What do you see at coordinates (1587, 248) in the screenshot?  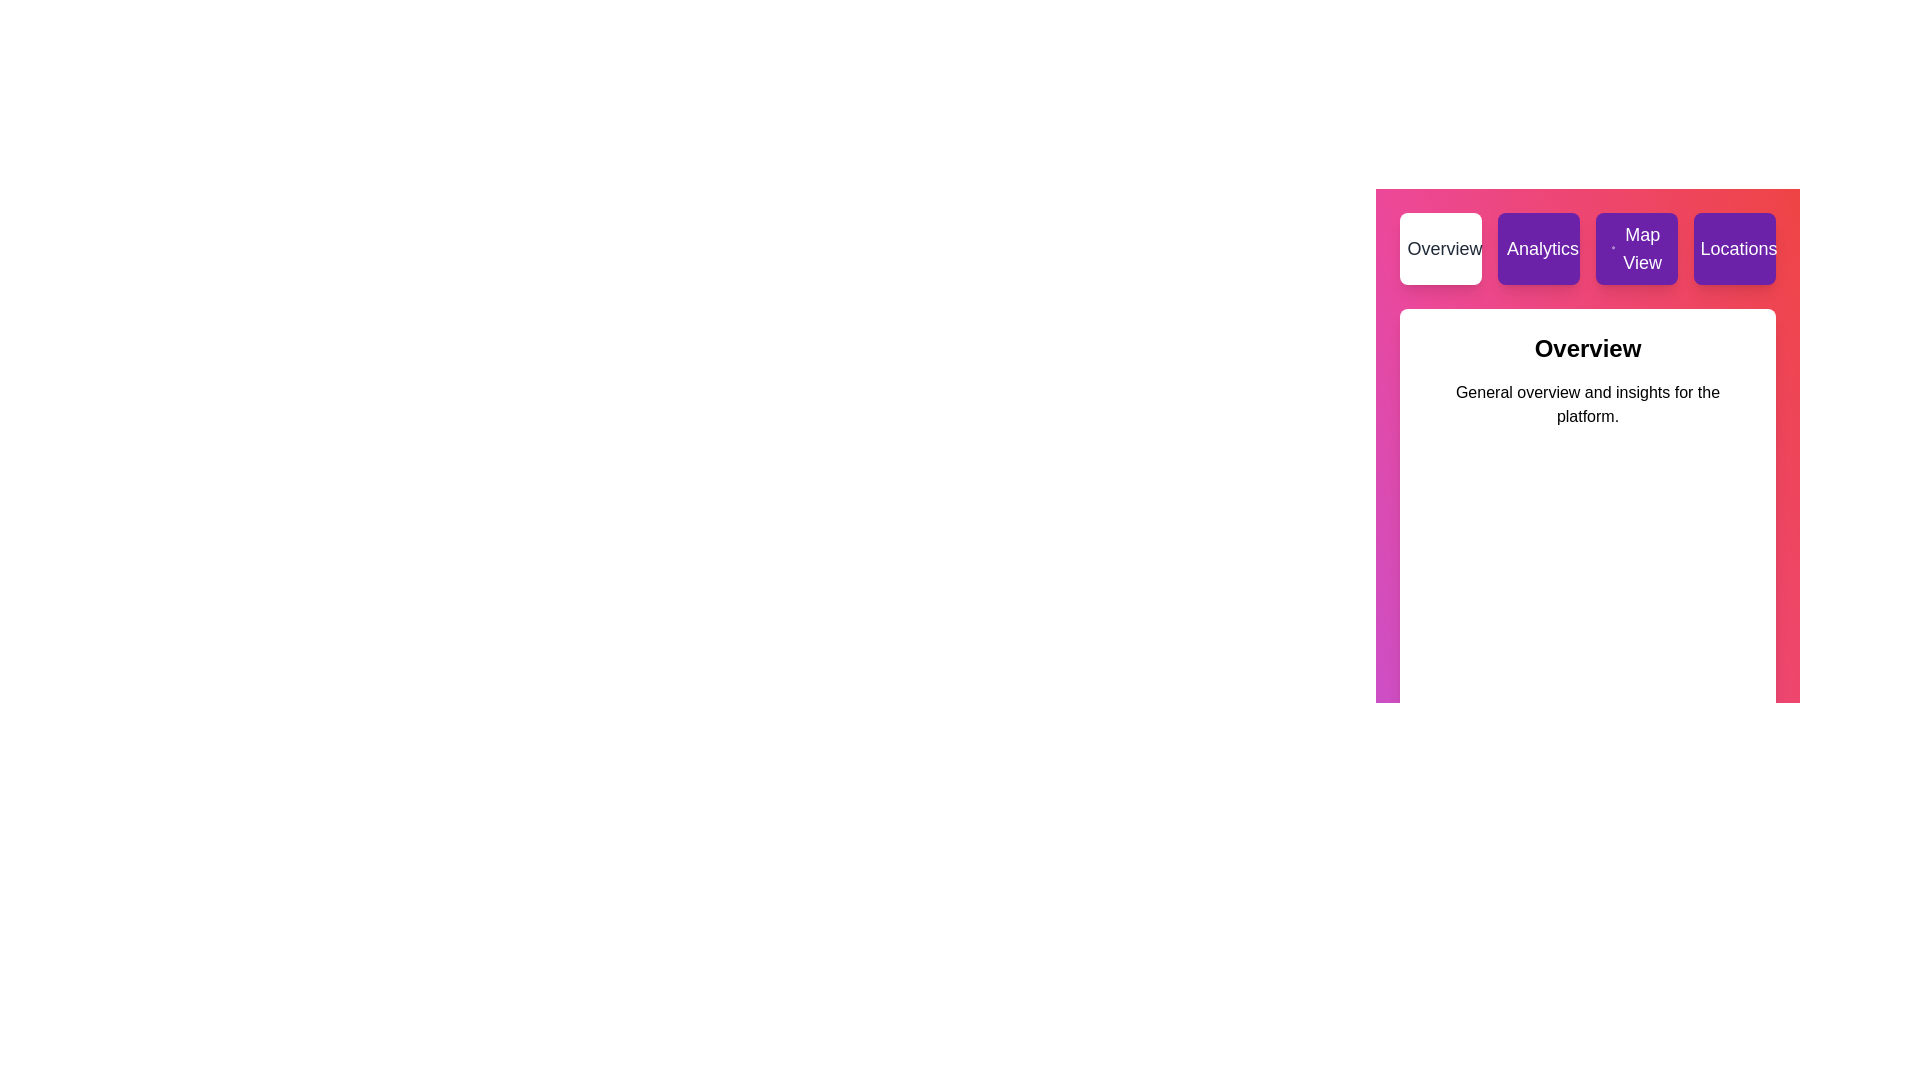 I see `the 'Analytics' tab in the navigation tab bar` at bounding box center [1587, 248].